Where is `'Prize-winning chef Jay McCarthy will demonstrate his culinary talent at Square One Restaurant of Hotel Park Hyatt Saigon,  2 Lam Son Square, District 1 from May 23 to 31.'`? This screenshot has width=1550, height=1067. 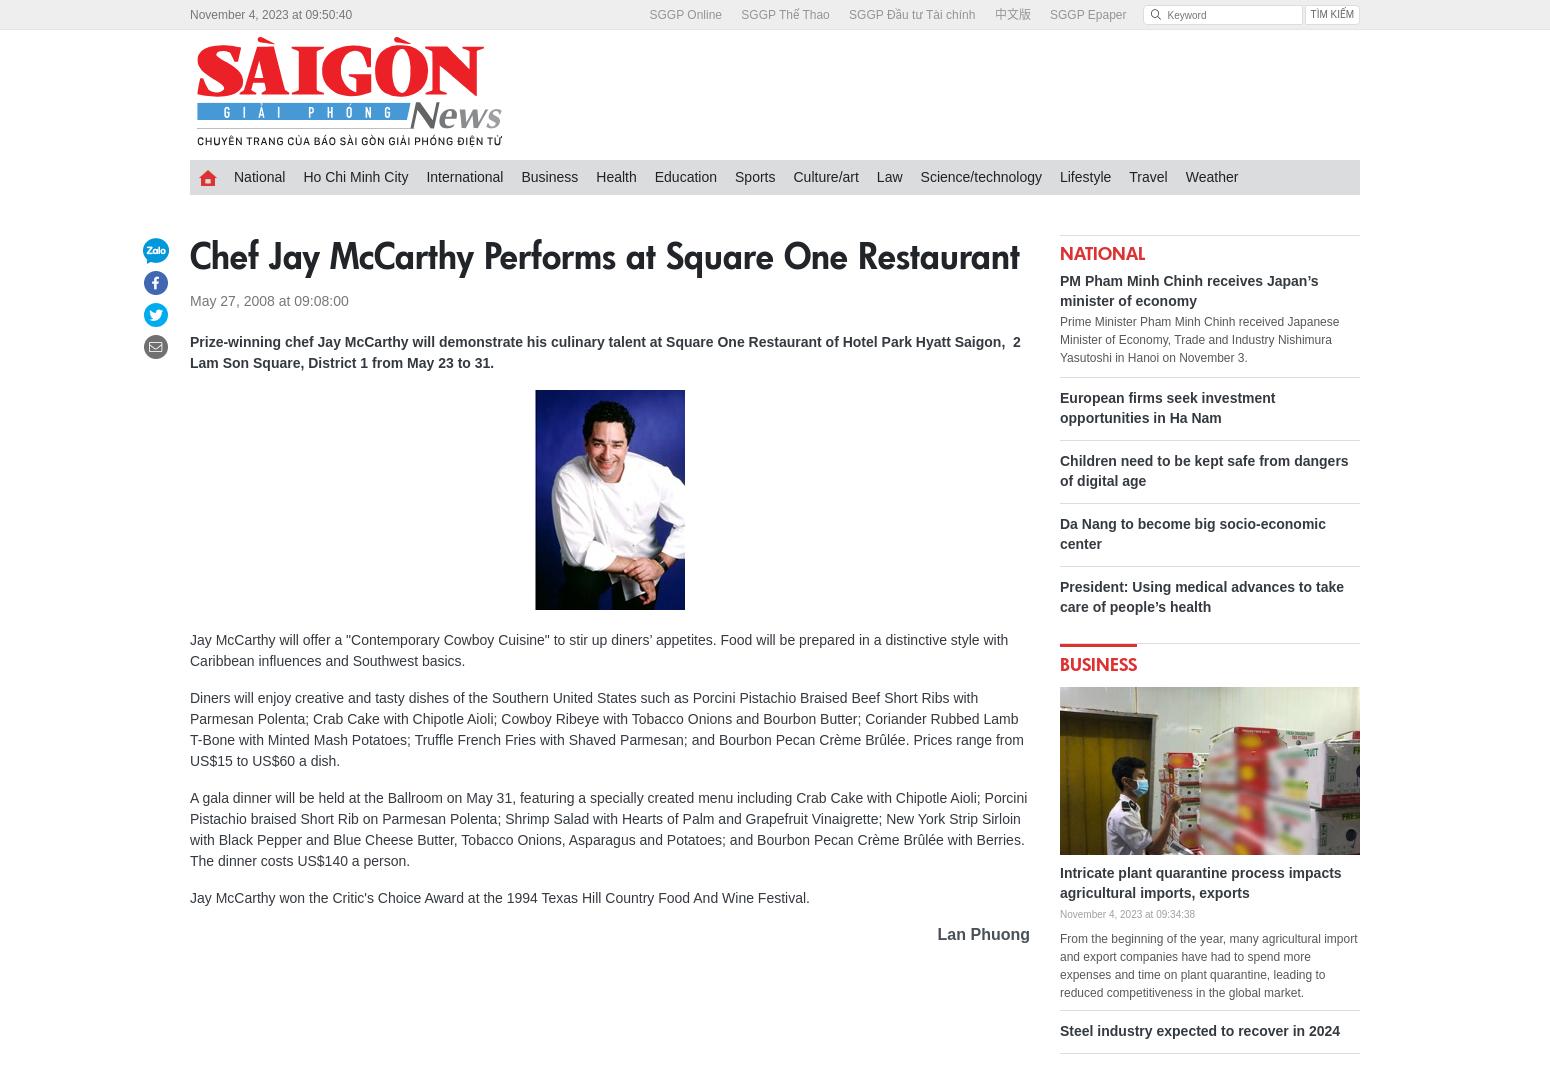
'Prize-winning chef Jay McCarthy will demonstrate his culinary talent at Square One Restaurant of Hotel Park Hyatt Saigon,  2 Lam Son Square, District 1 from May 23 to 31.' is located at coordinates (604, 352).